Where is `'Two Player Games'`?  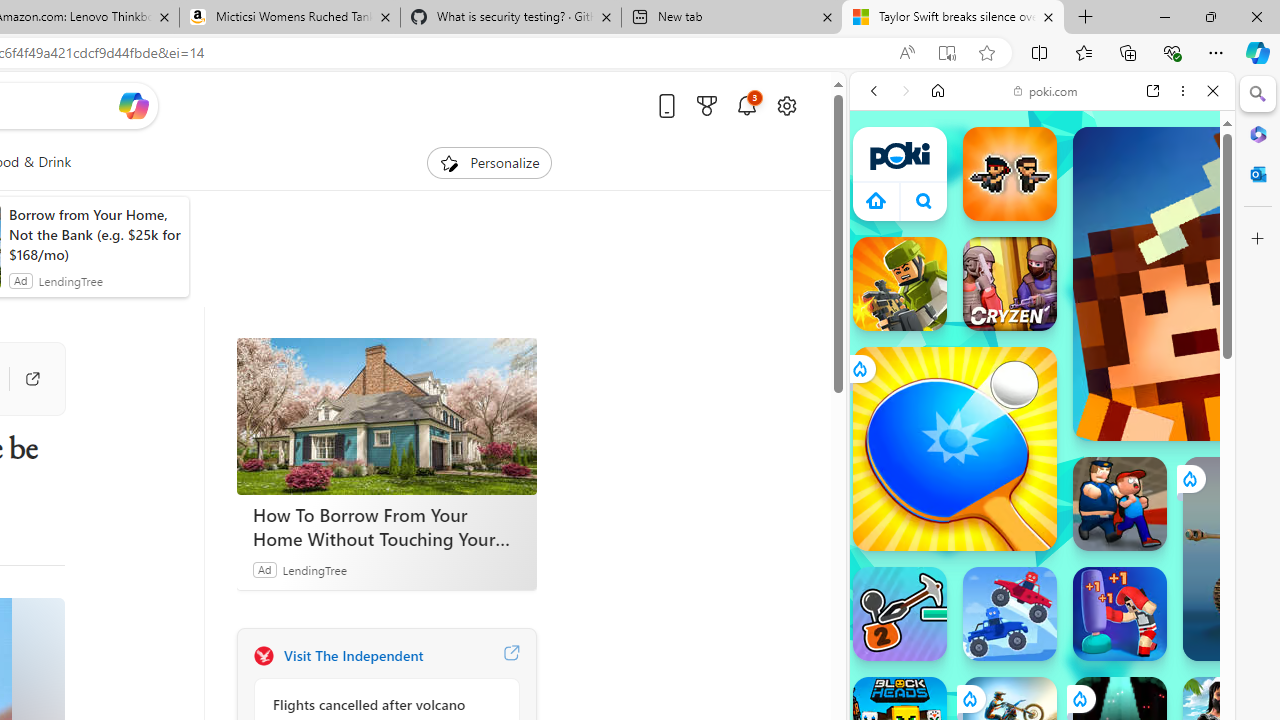
'Two Player Games' is located at coordinates (1041, 568).